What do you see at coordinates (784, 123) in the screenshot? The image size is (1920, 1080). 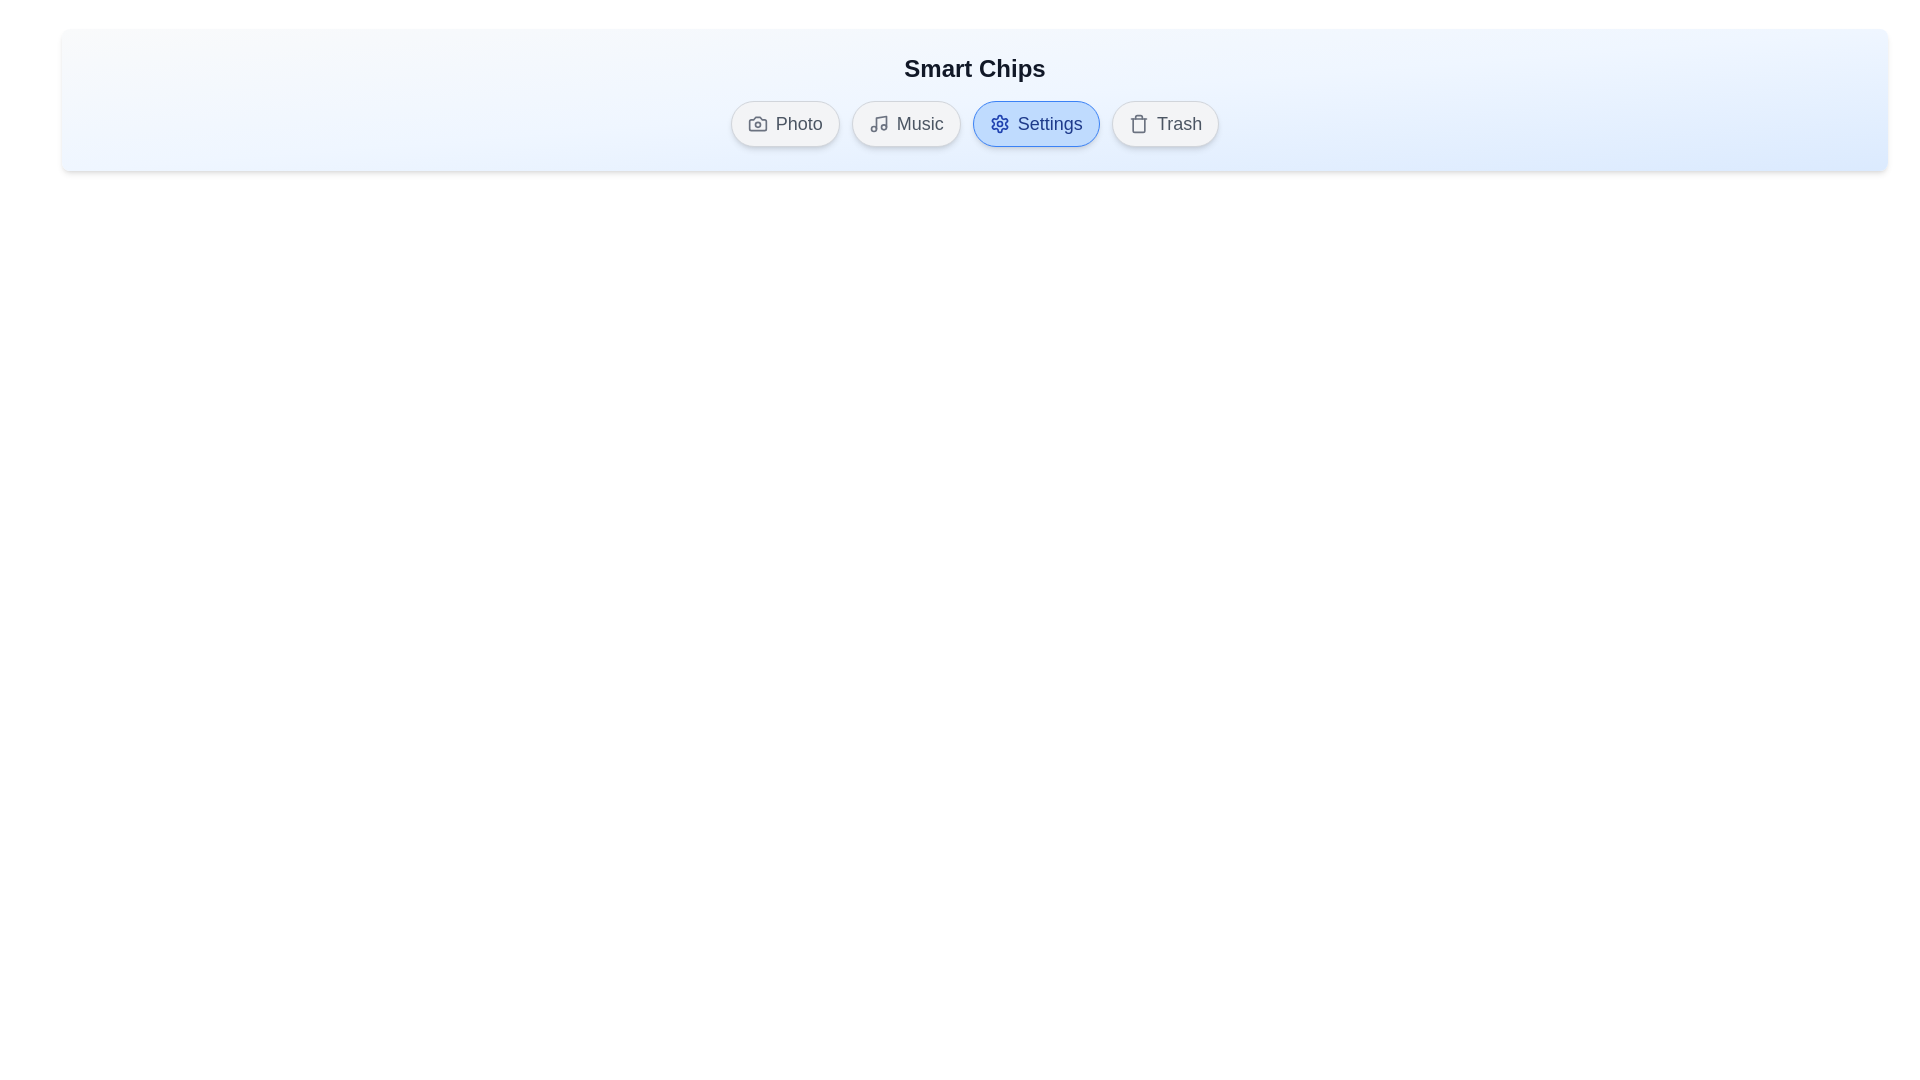 I see `the chip labeled 'Photo' to observe its hover effect` at bounding box center [784, 123].